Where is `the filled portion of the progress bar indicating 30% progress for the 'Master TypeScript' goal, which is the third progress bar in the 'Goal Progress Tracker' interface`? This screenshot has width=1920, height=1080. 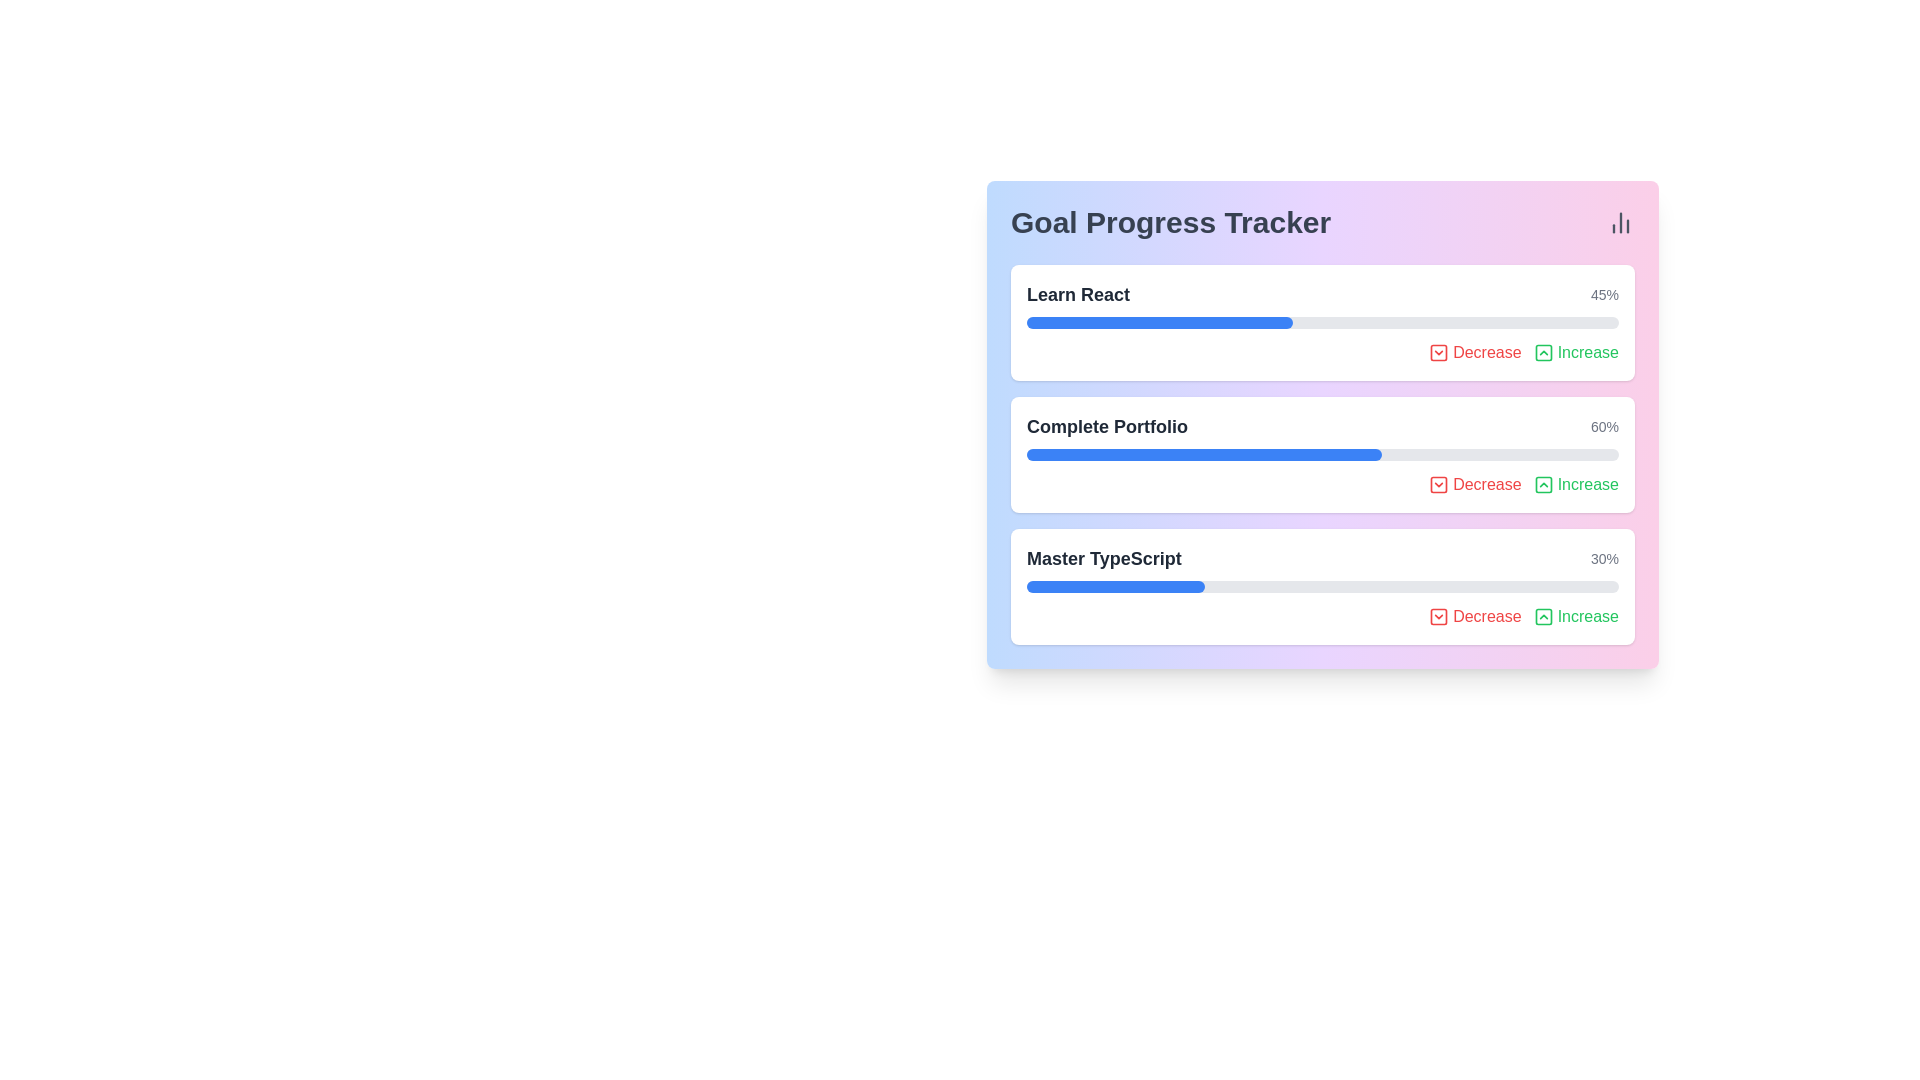
the filled portion of the progress bar indicating 30% progress for the 'Master TypeScript' goal, which is the third progress bar in the 'Goal Progress Tracker' interface is located at coordinates (1114, 585).